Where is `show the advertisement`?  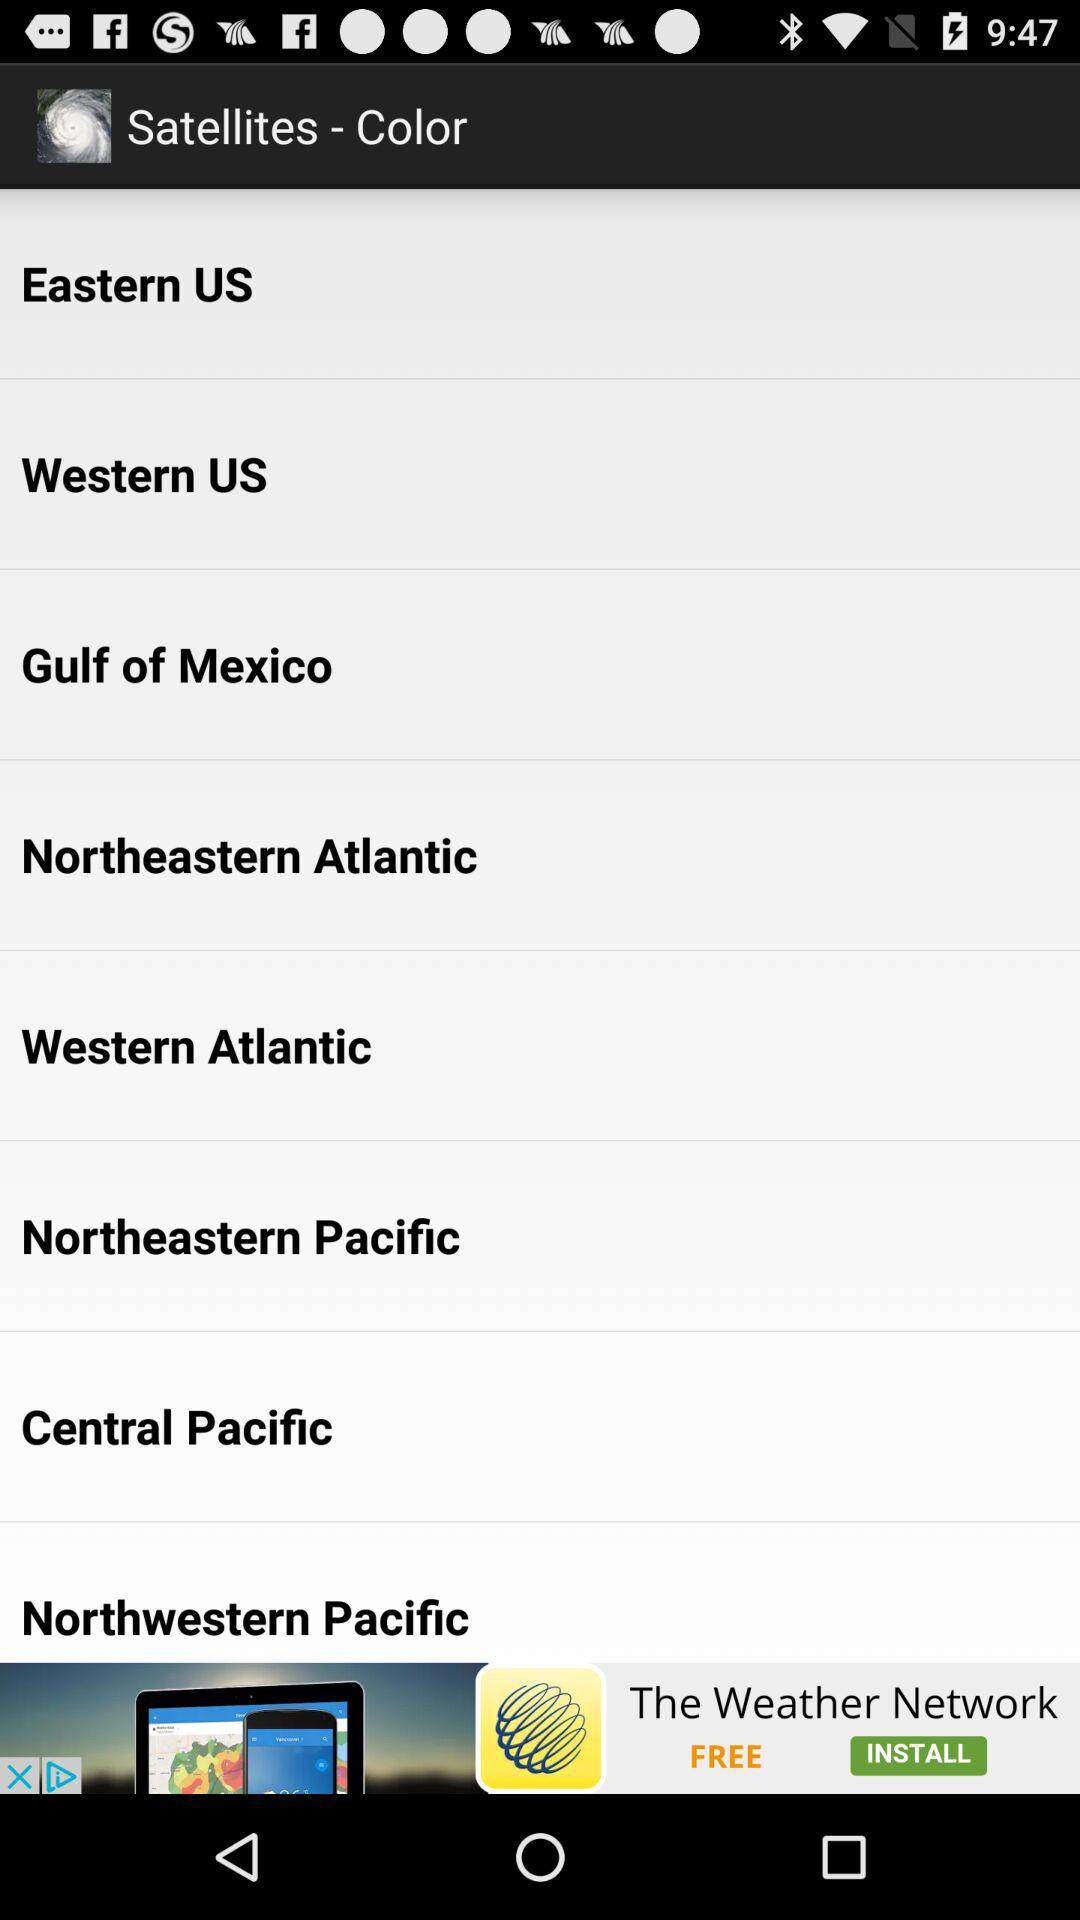 show the advertisement is located at coordinates (540, 1727).